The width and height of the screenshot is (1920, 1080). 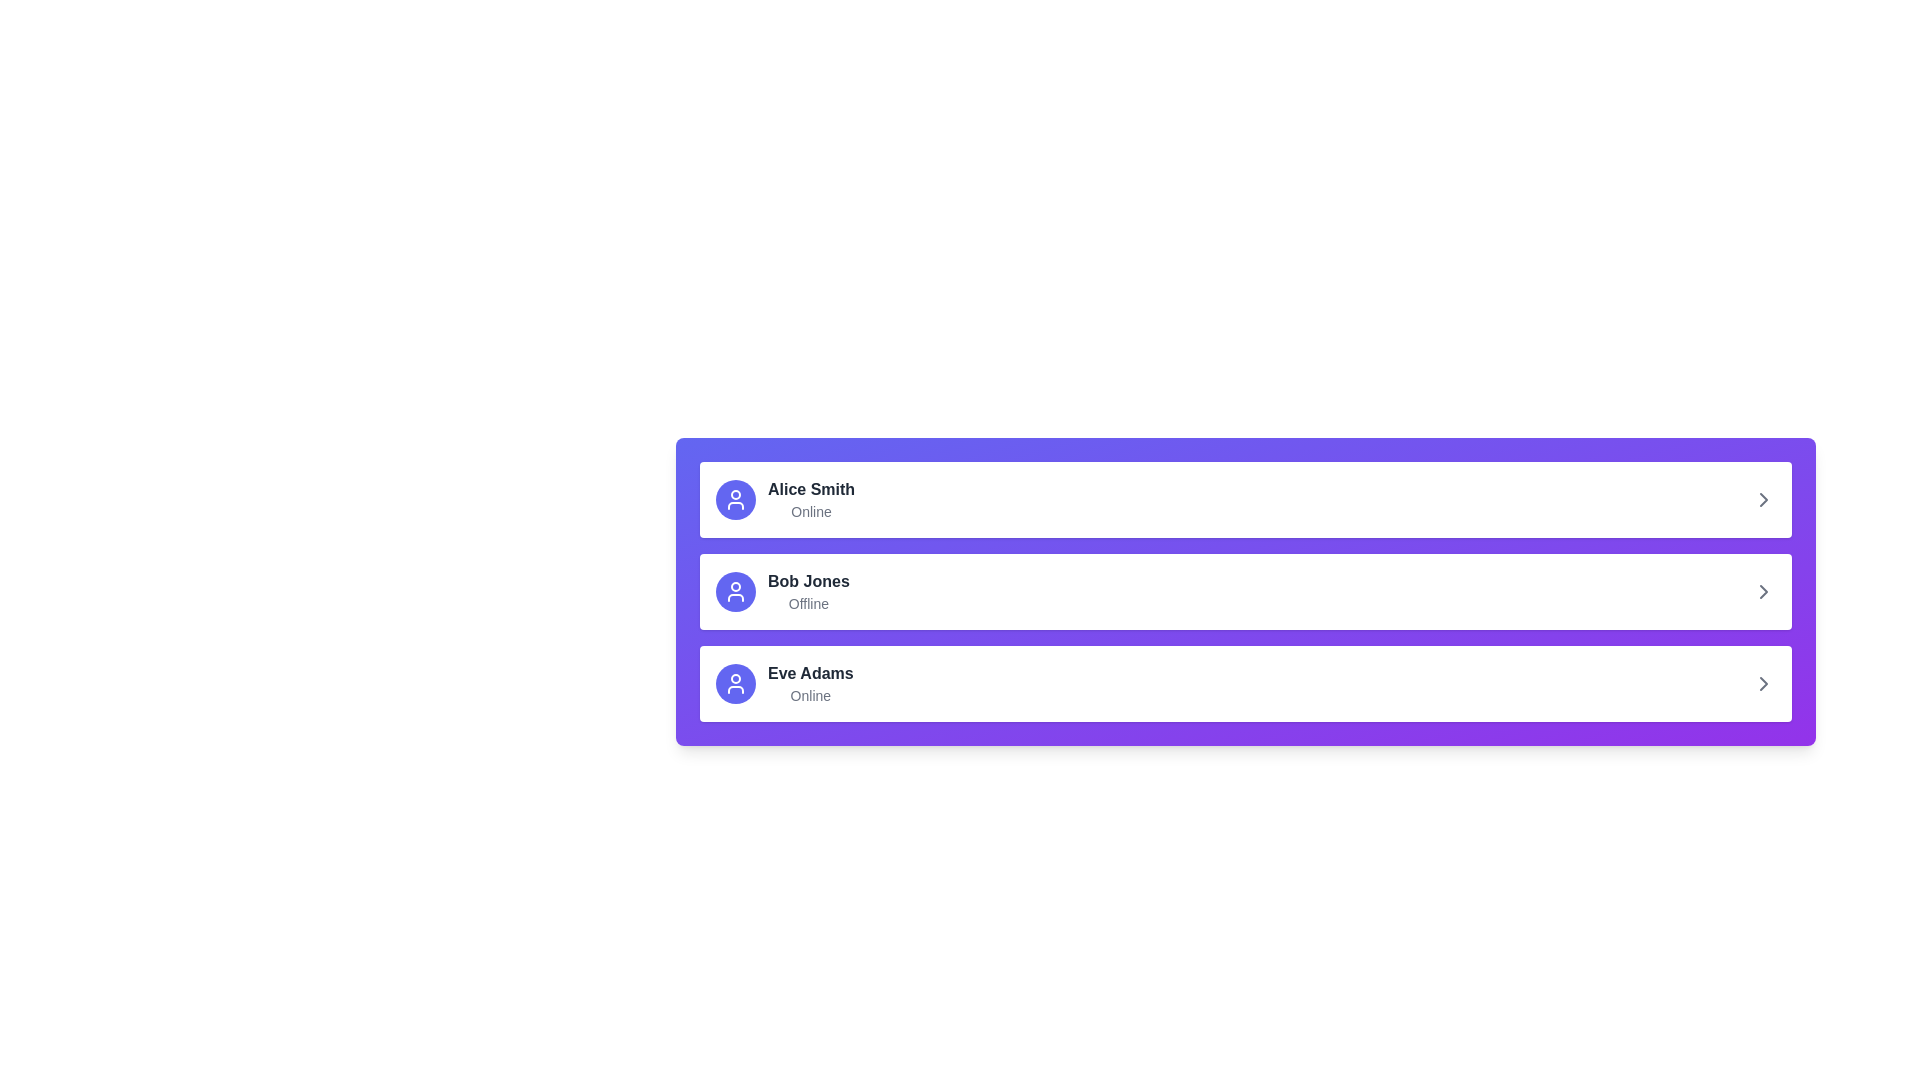 I want to click on the small, right-pointing gray arrow icon located at the far right of the third list row, so click(x=1763, y=682).